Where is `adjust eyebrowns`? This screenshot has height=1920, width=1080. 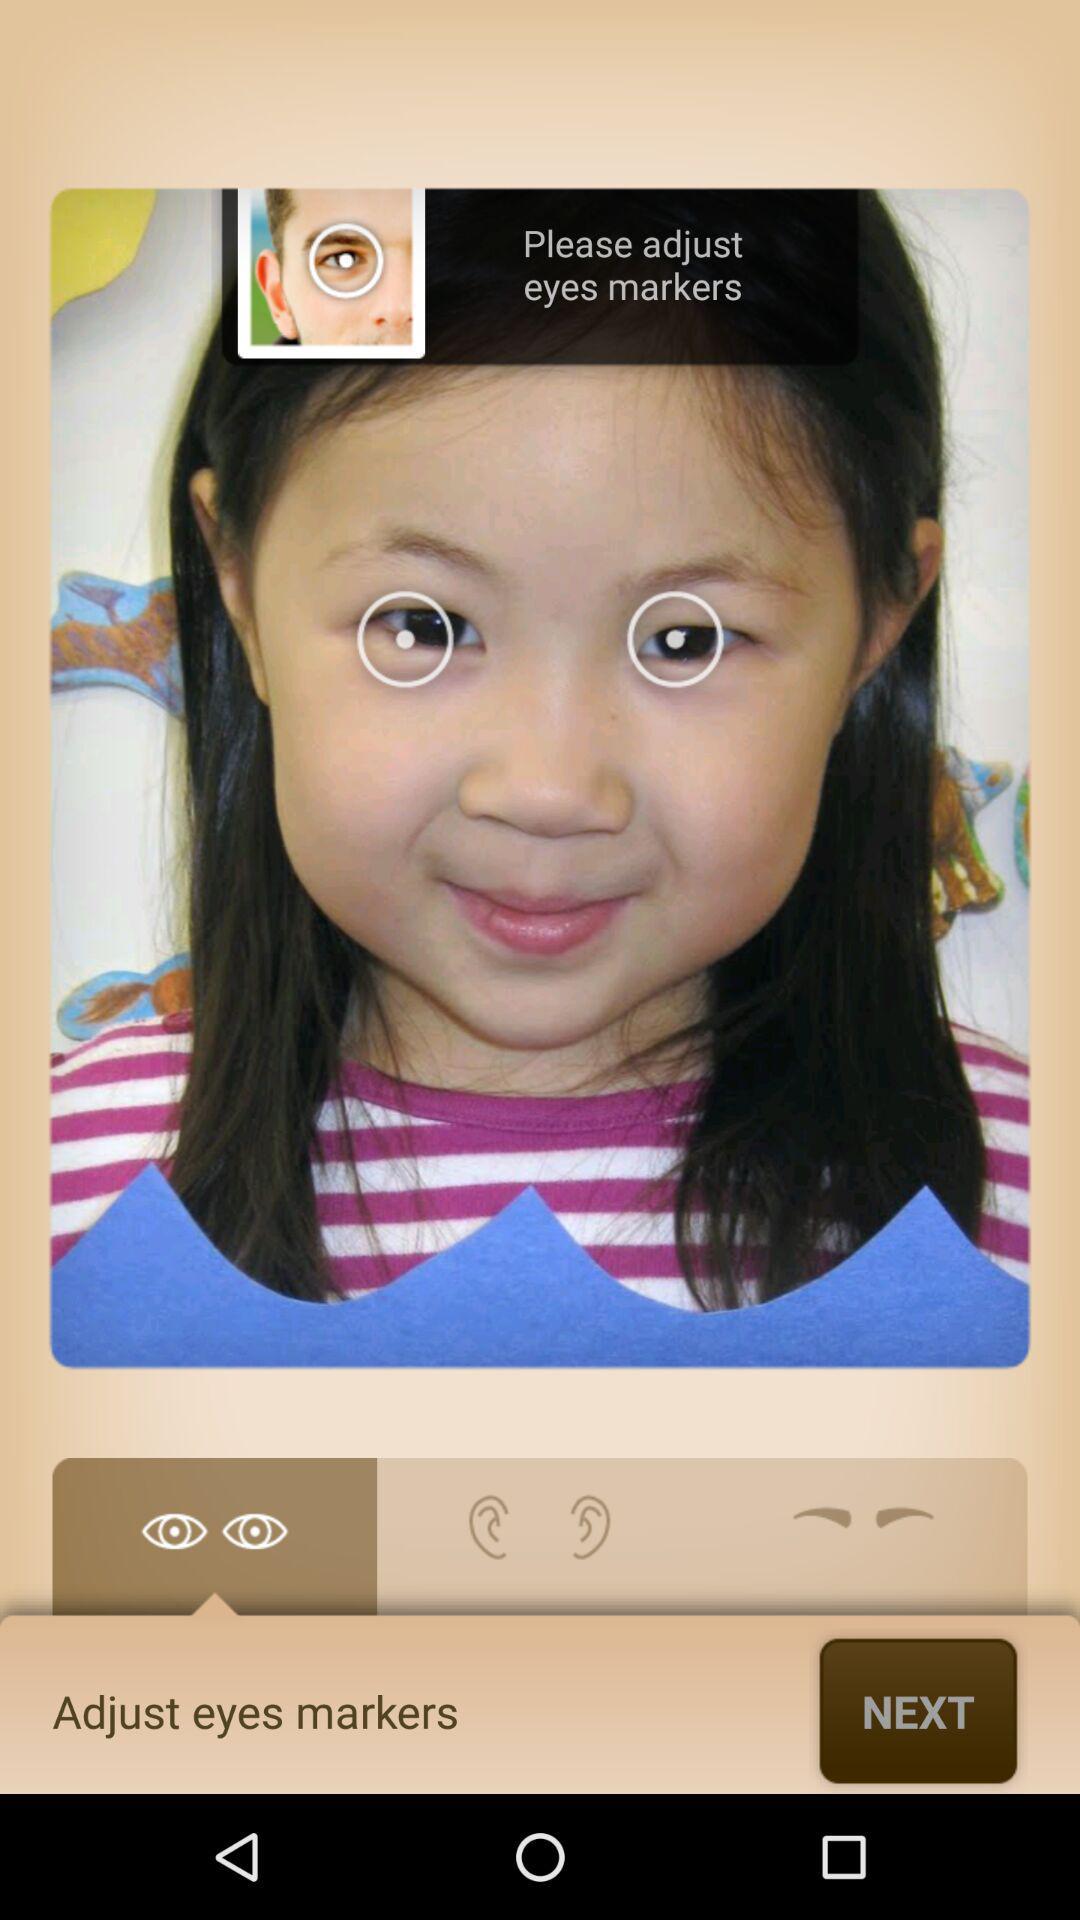 adjust eyebrowns is located at coordinates (863, 1546).